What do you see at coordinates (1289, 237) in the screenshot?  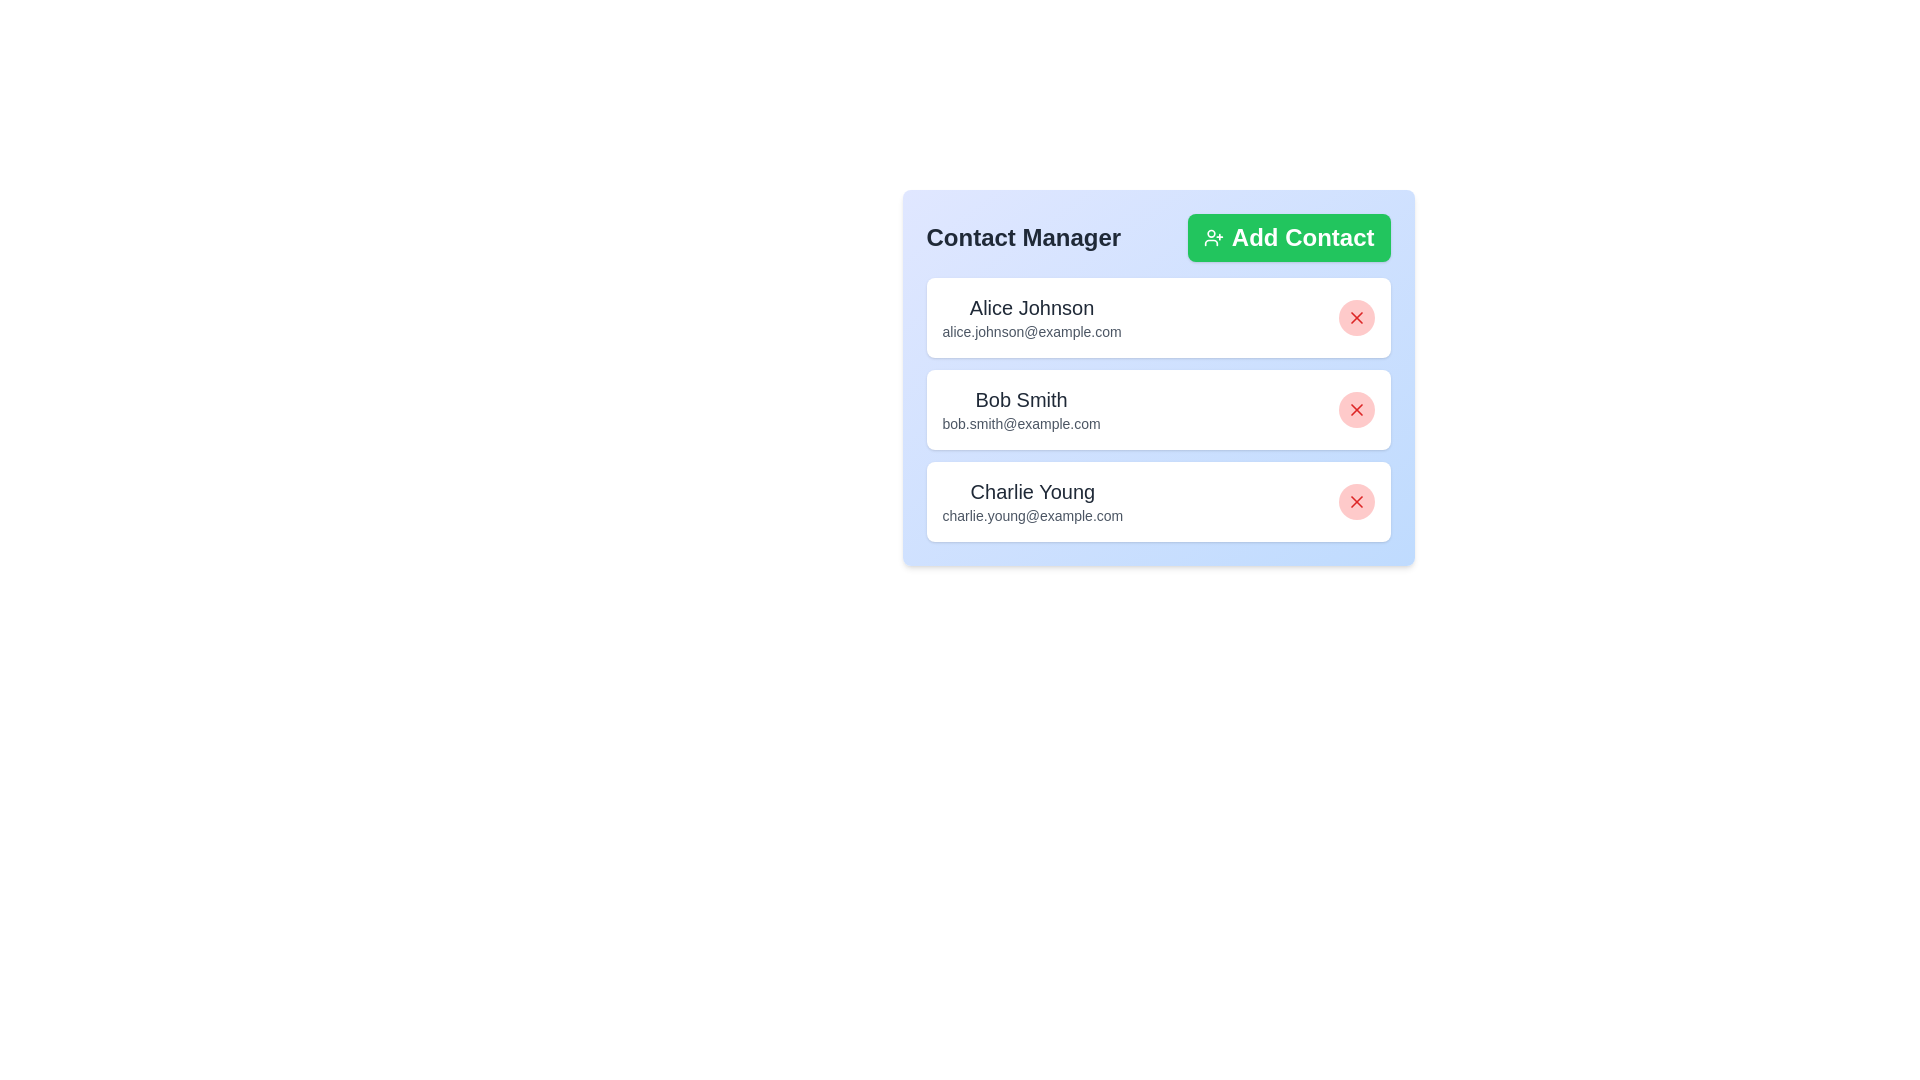 I see `the 'Add Contact' button to initiate the process of adding a new contact` at bounding box center [1289, 237].